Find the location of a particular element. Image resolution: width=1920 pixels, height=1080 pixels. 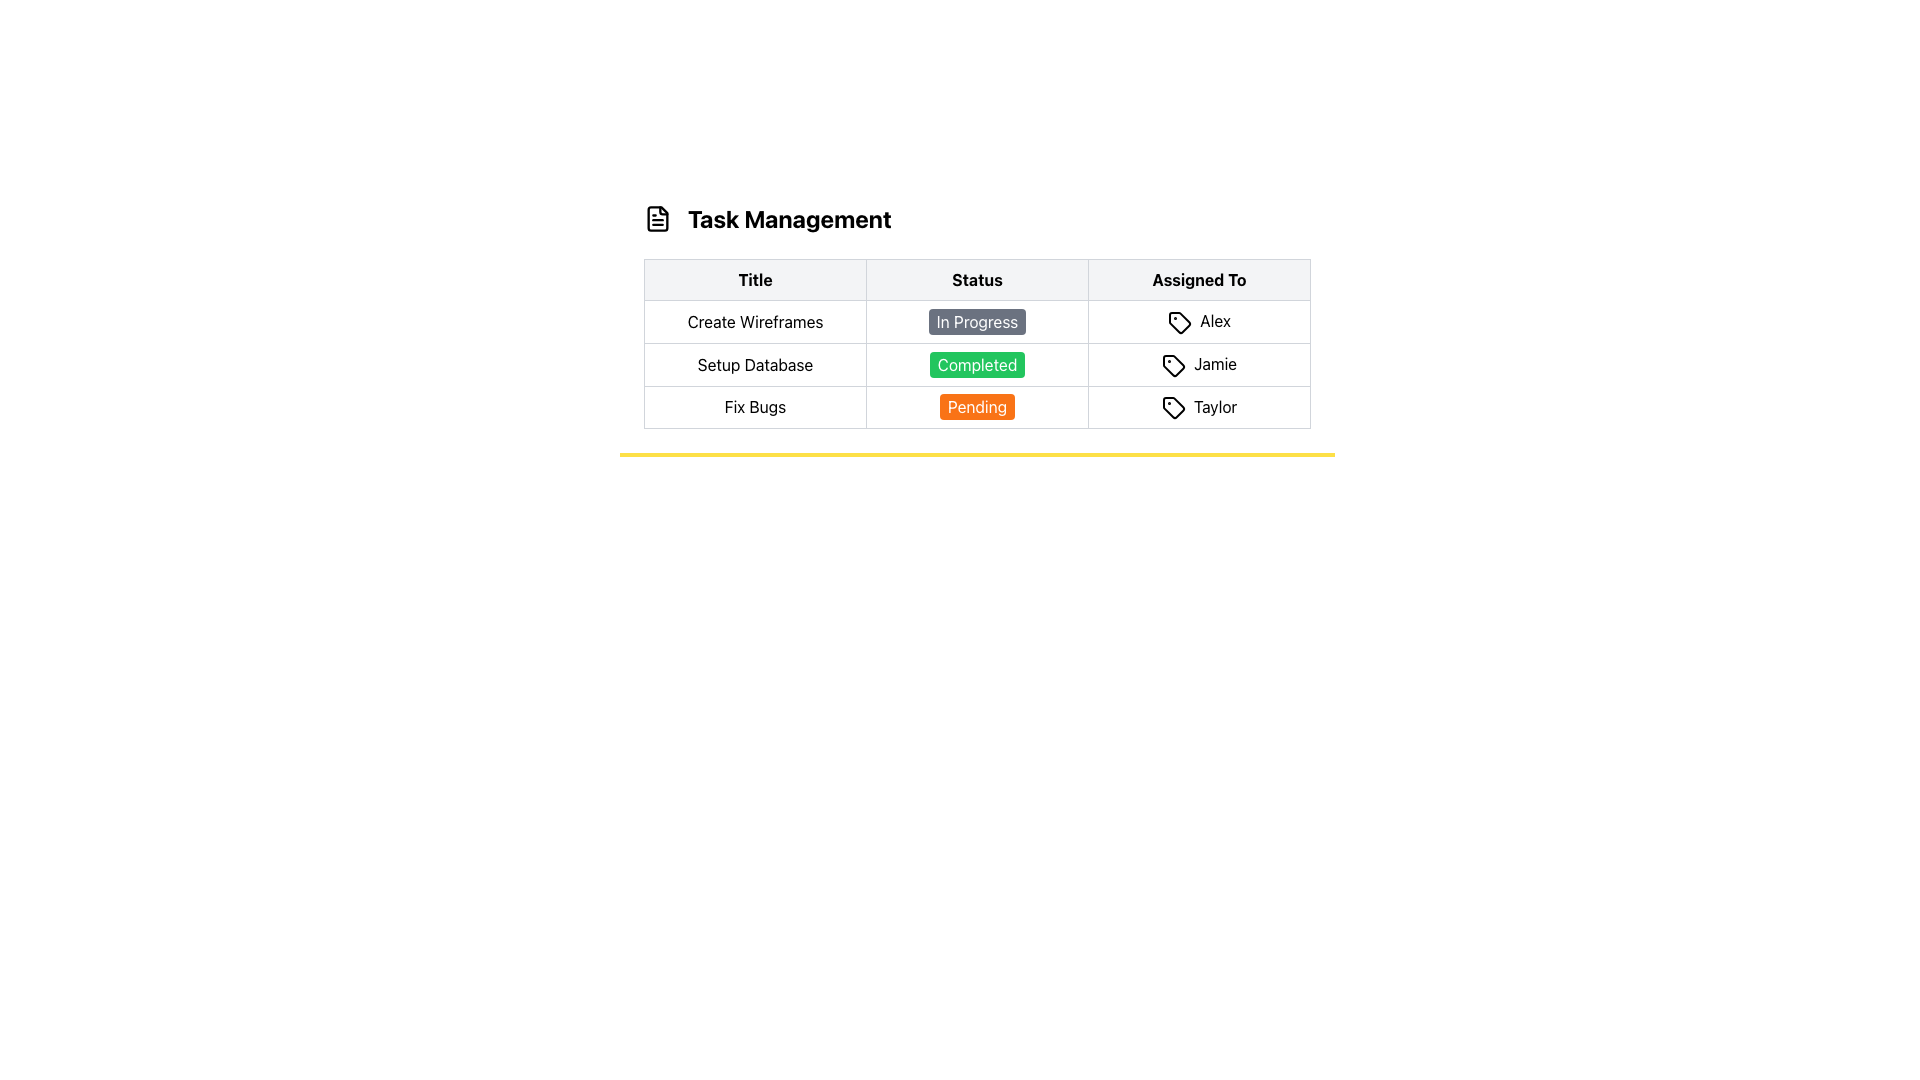

the text label displaying 'Taylor' located in the last row of the 'Assigned To' column in the 'Task Management' table, which is styled with a border and light background is located at coordinates (1199, 406).